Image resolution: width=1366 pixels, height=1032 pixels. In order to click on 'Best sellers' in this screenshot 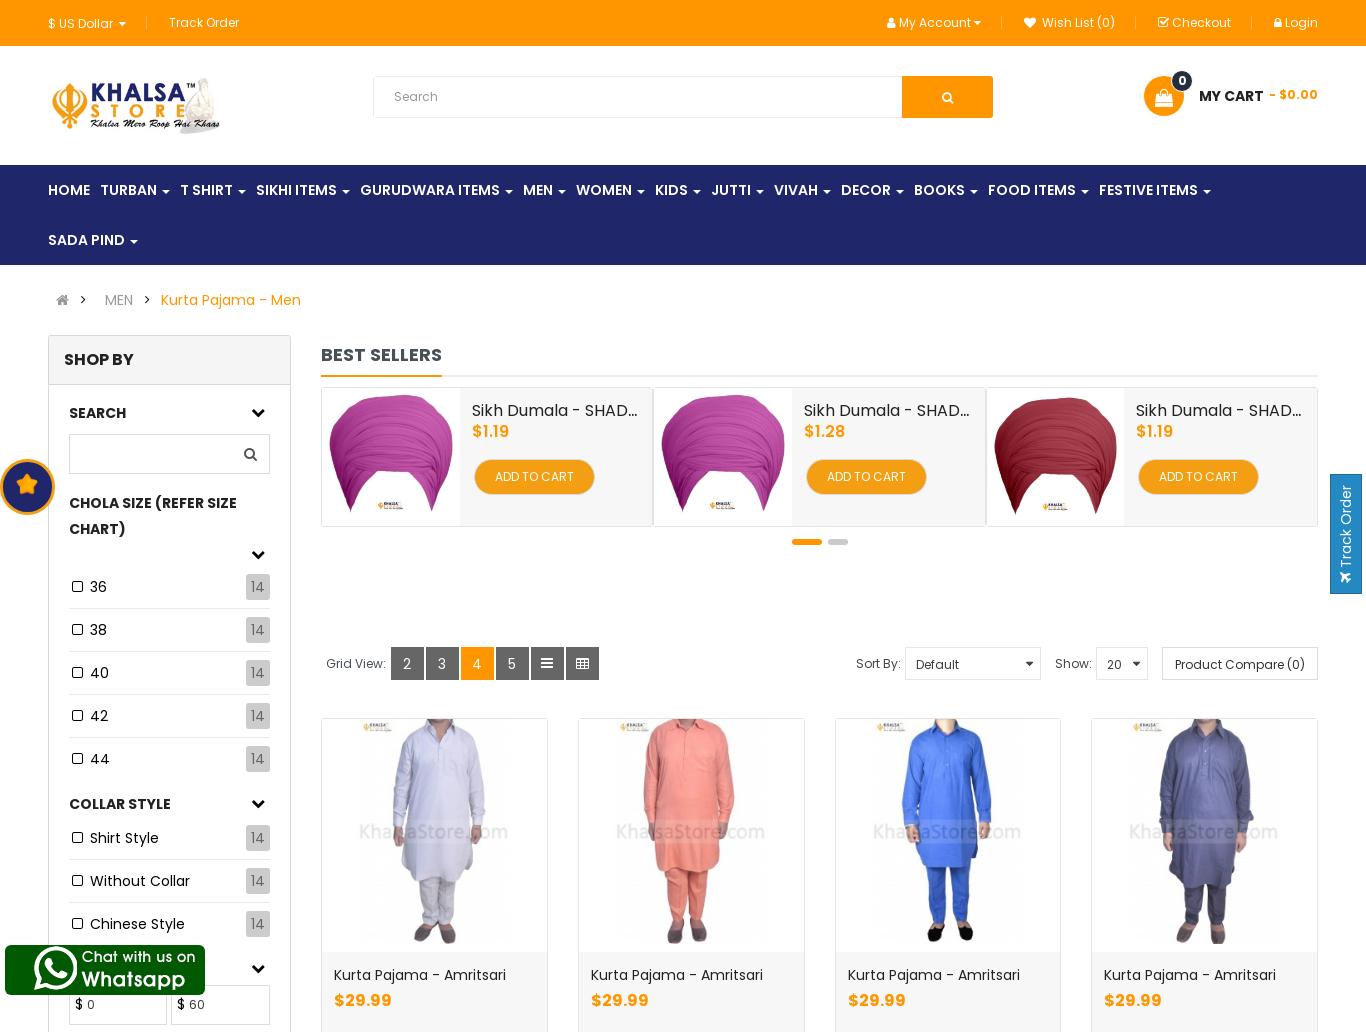, I will do `click(379, 354)`.